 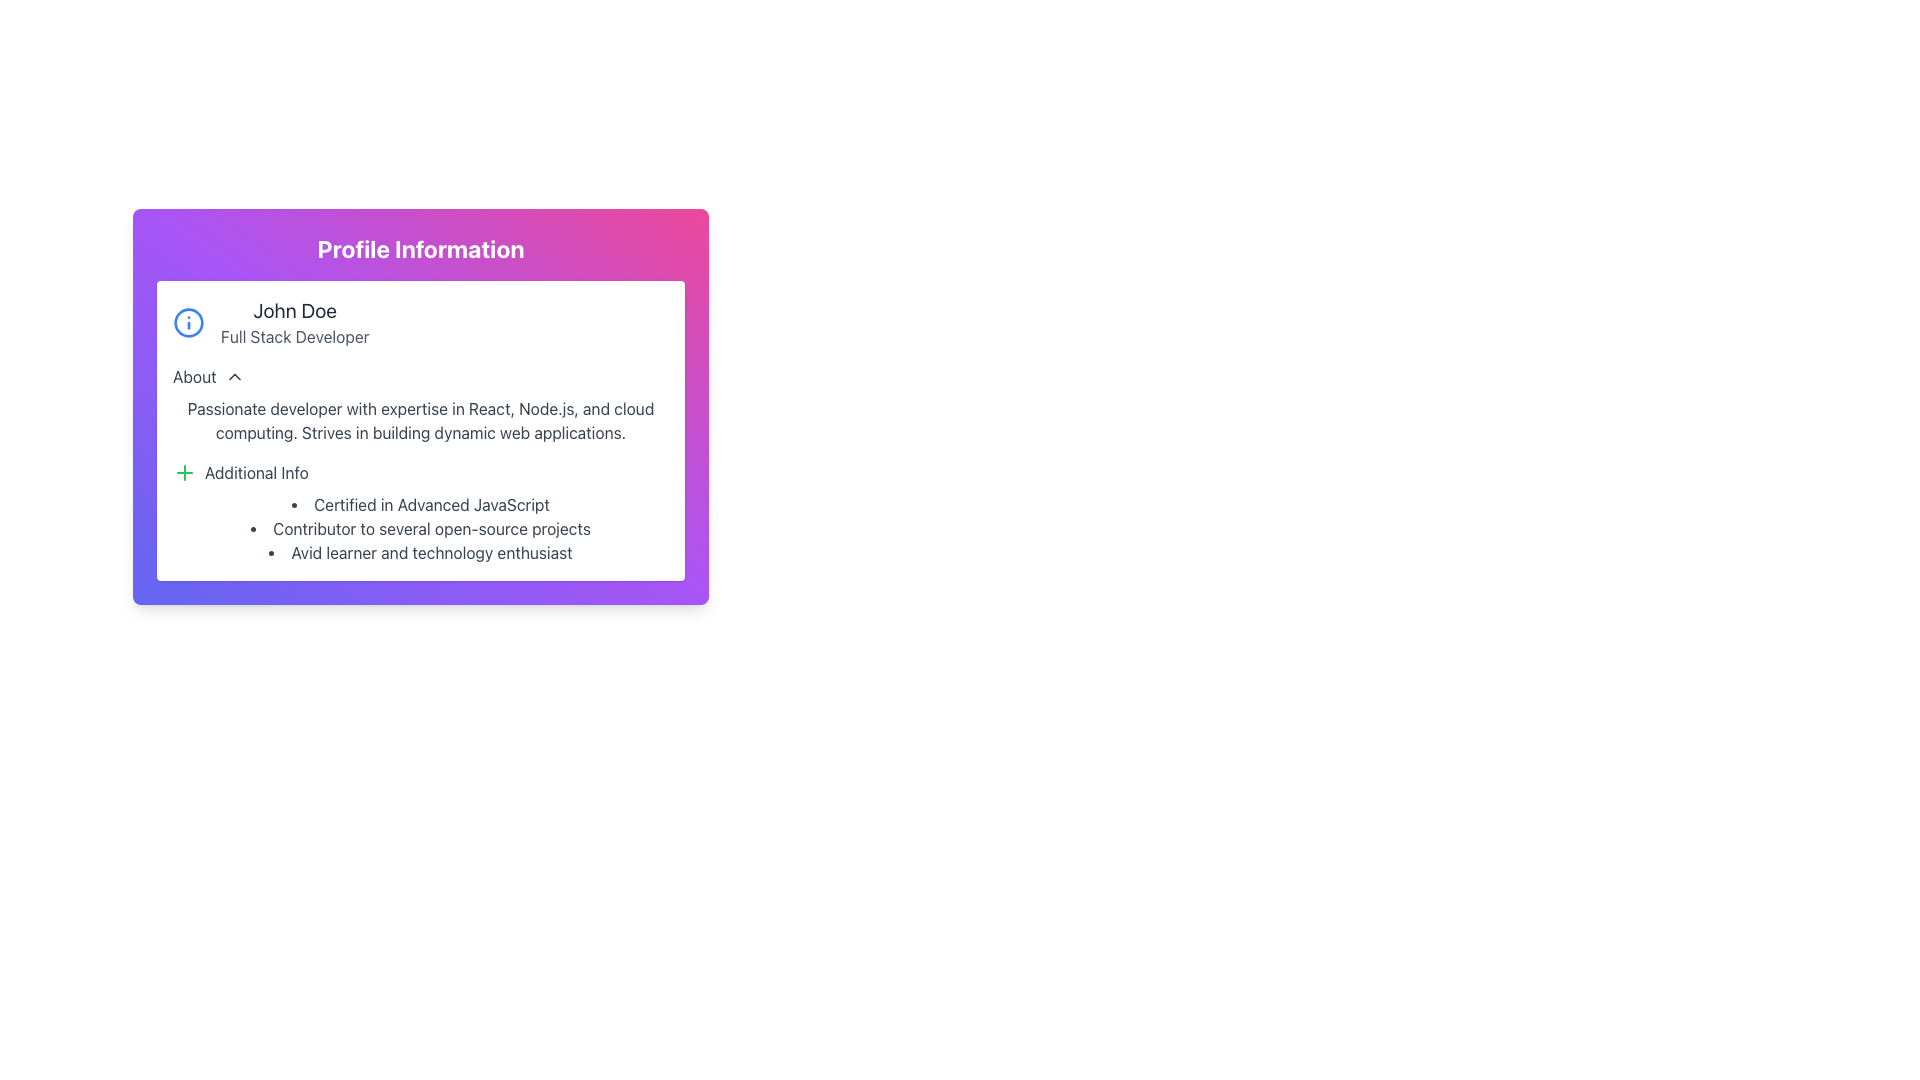 What do you see at coordinates (420, 405) in the screenshot?
I see `the Text block that provides a brief overview or personal summary of the developer, located below the 'John Doe Full Stack Developer' section and above the 'Additional Info' section` at bounding box center [420, 405].